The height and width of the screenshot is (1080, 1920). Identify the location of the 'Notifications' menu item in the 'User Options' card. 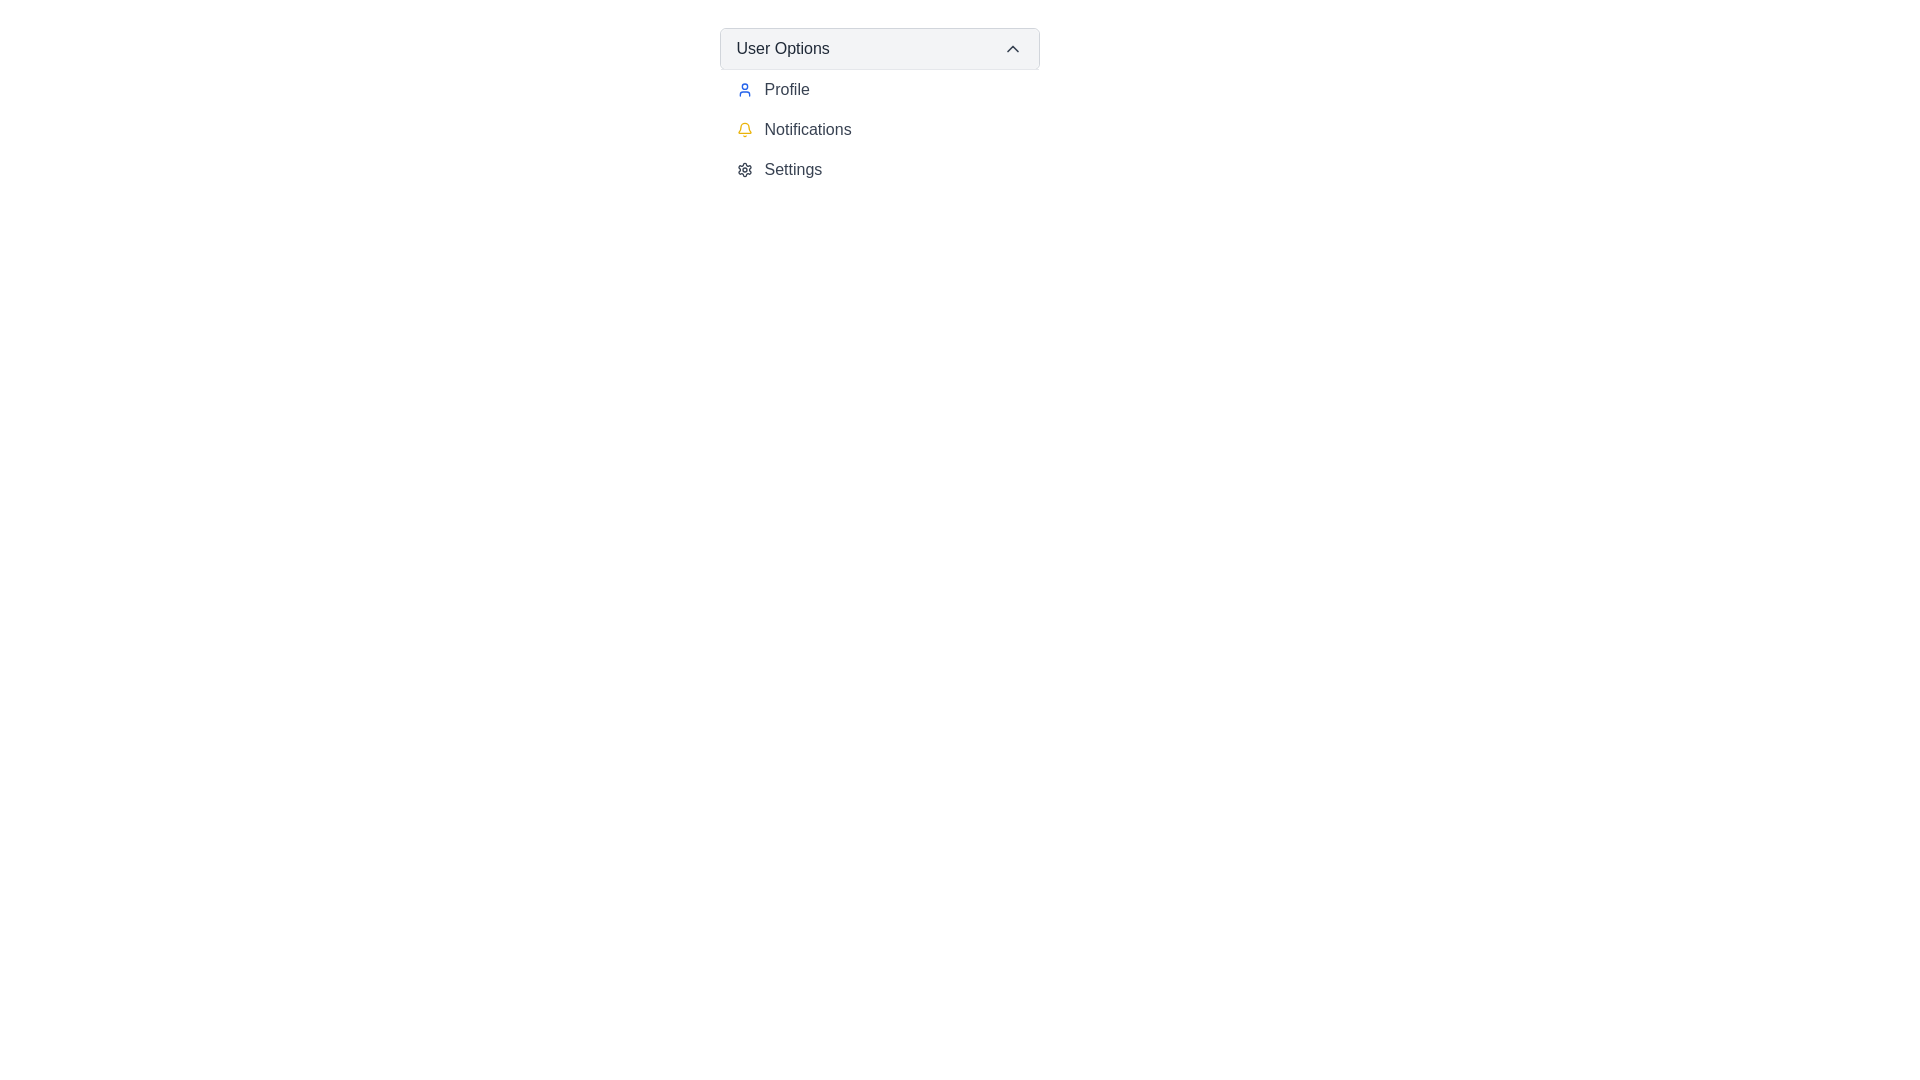
(879, 129).